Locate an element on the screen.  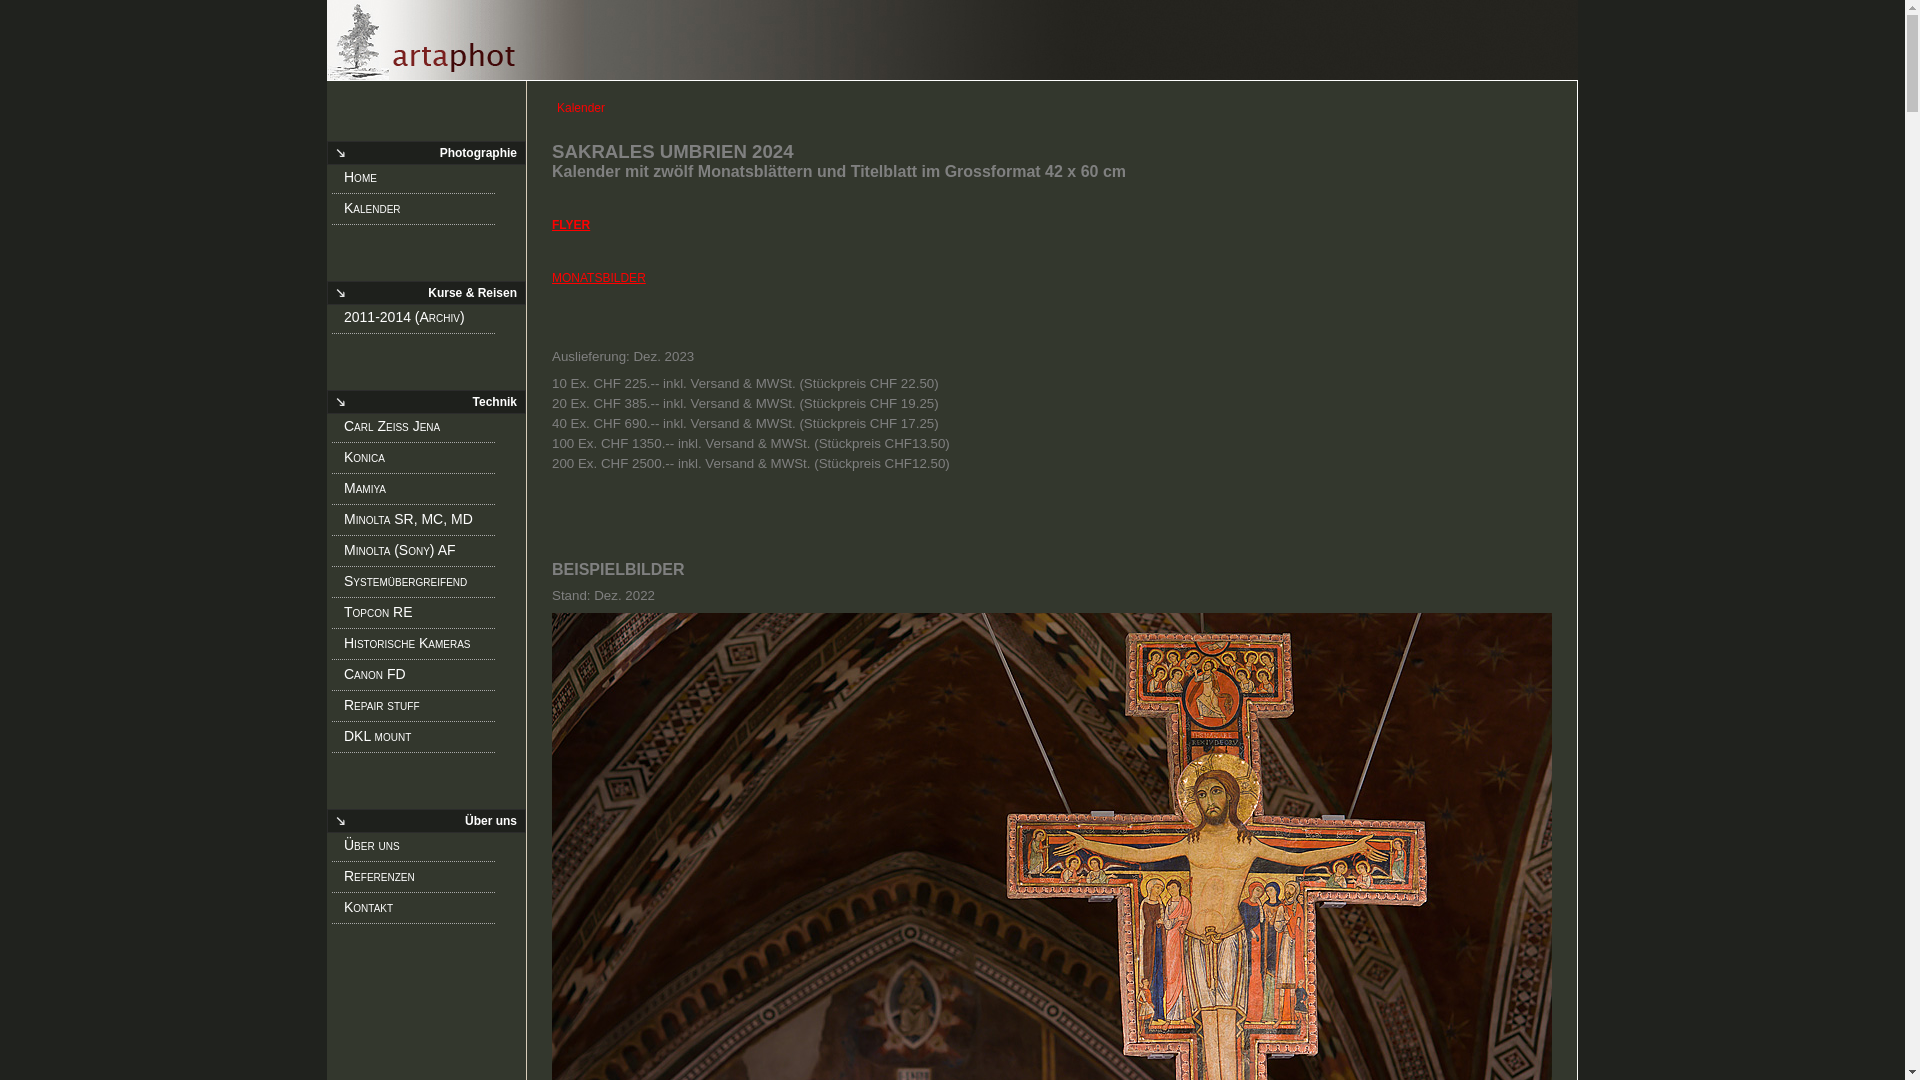
'Kalender' is located at coordinates (951, 40).